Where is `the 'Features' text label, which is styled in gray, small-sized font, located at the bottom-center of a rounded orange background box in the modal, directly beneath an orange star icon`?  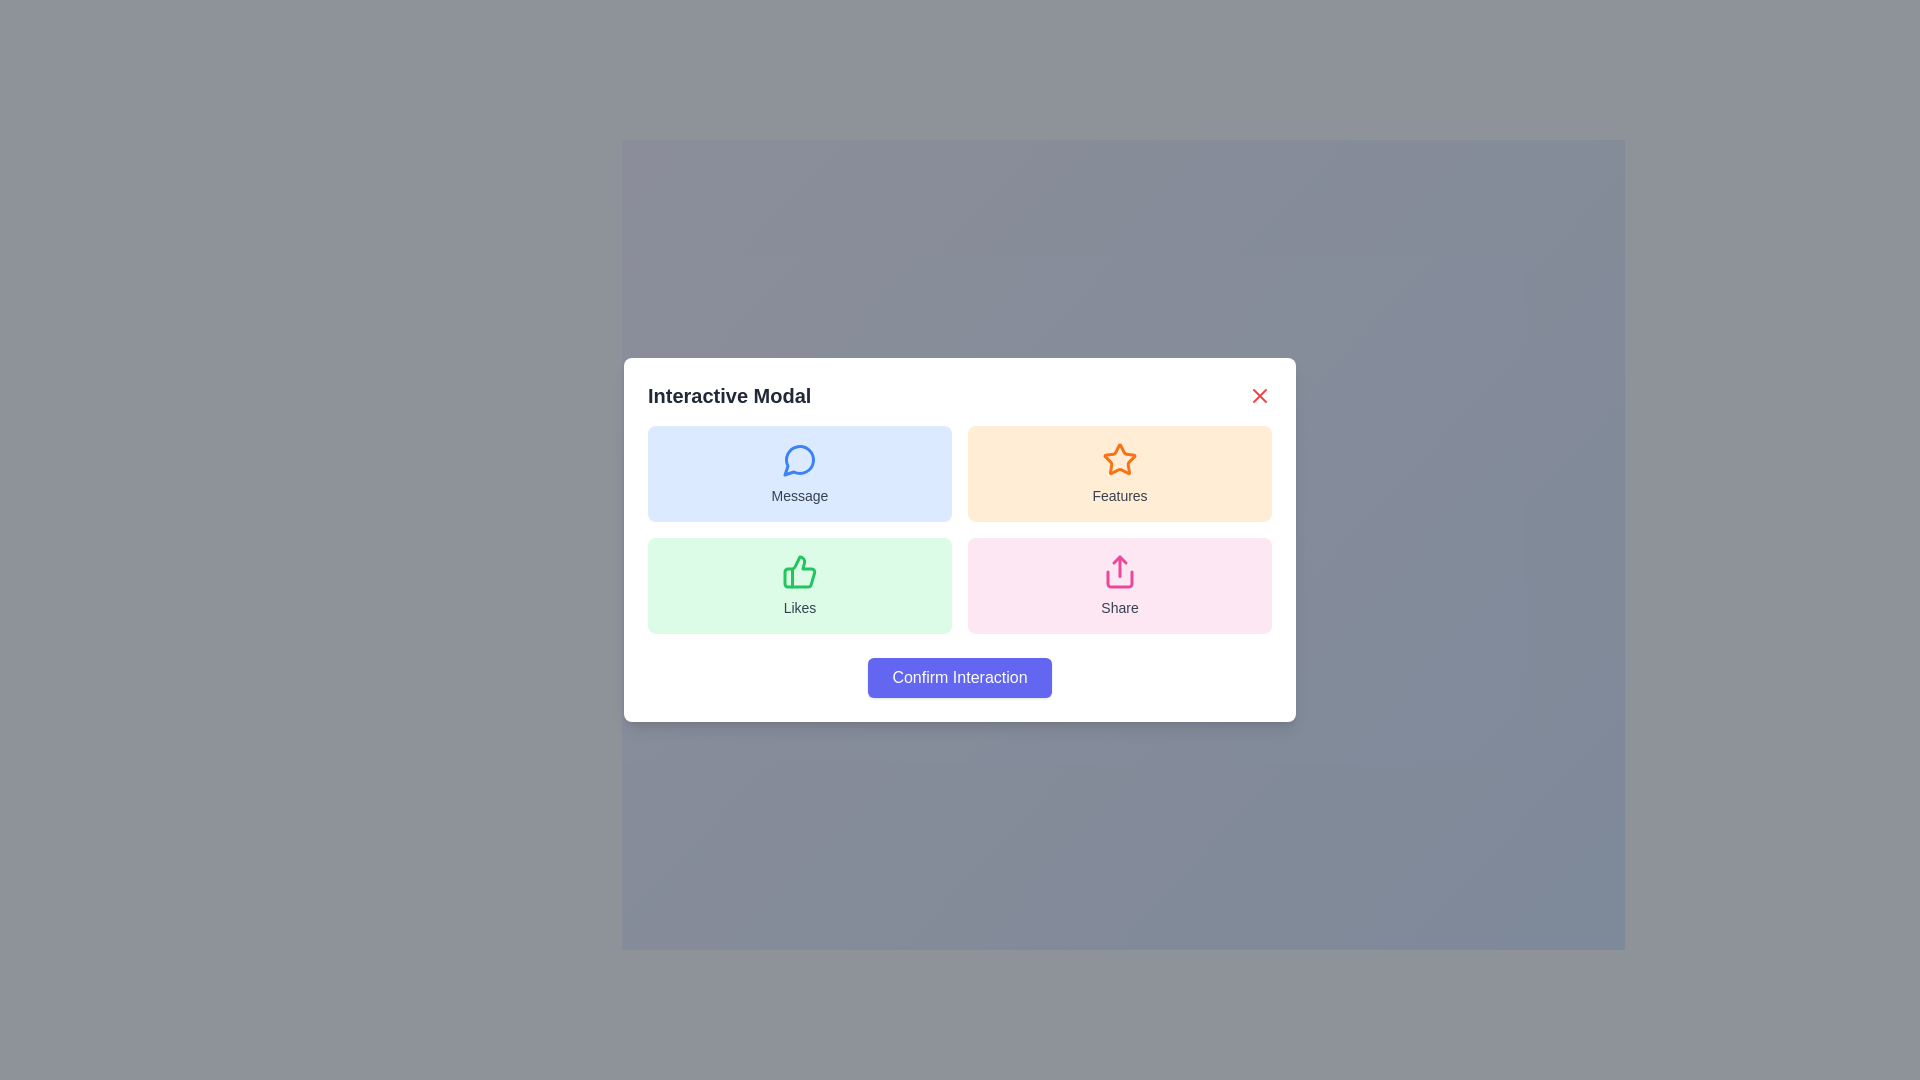 the 'Features' text label, which is styled in gray, small-sized font, located at the bottom-center of a rounded orange background box in the modal, directly beneath an orange star icon is located at coordinates (1118, 495).